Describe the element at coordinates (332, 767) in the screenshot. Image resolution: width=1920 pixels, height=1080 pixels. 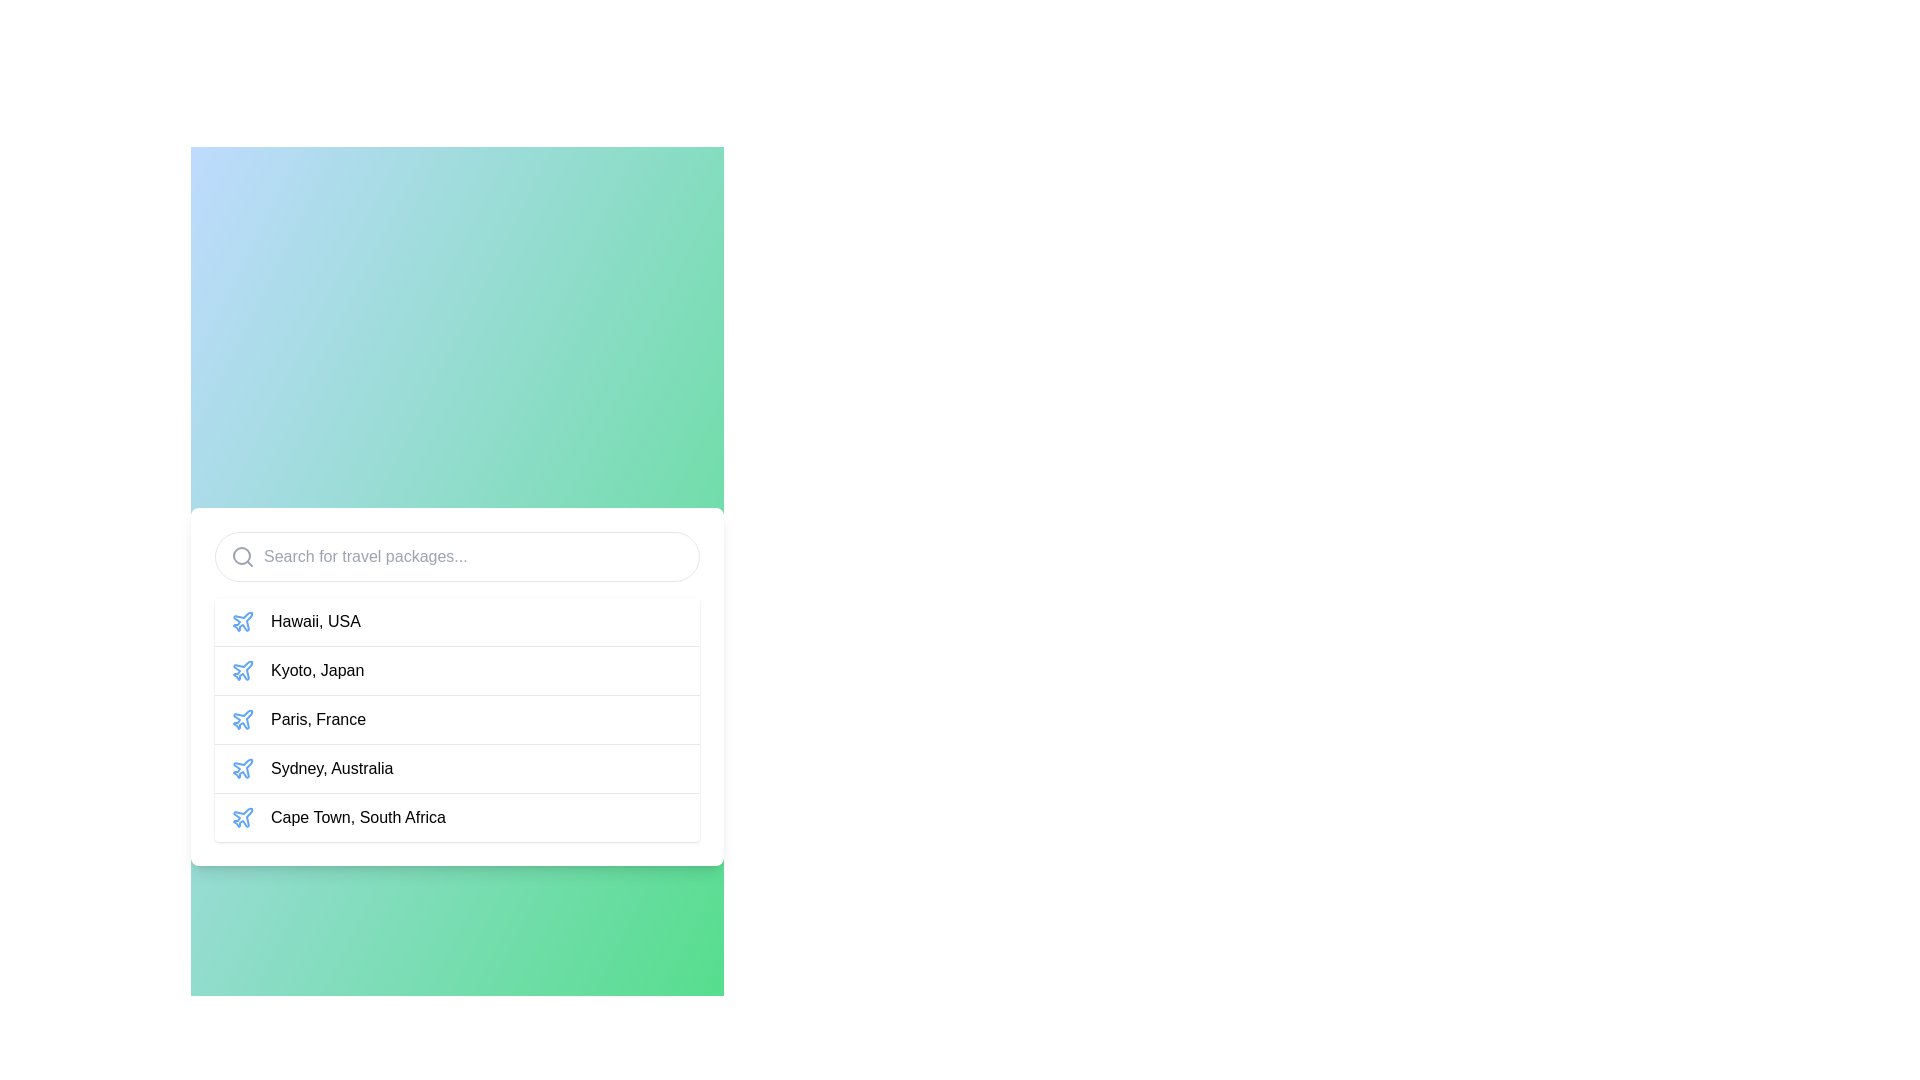
I see `the selectable list item labeled 'Sydney, Australia'` at that location.